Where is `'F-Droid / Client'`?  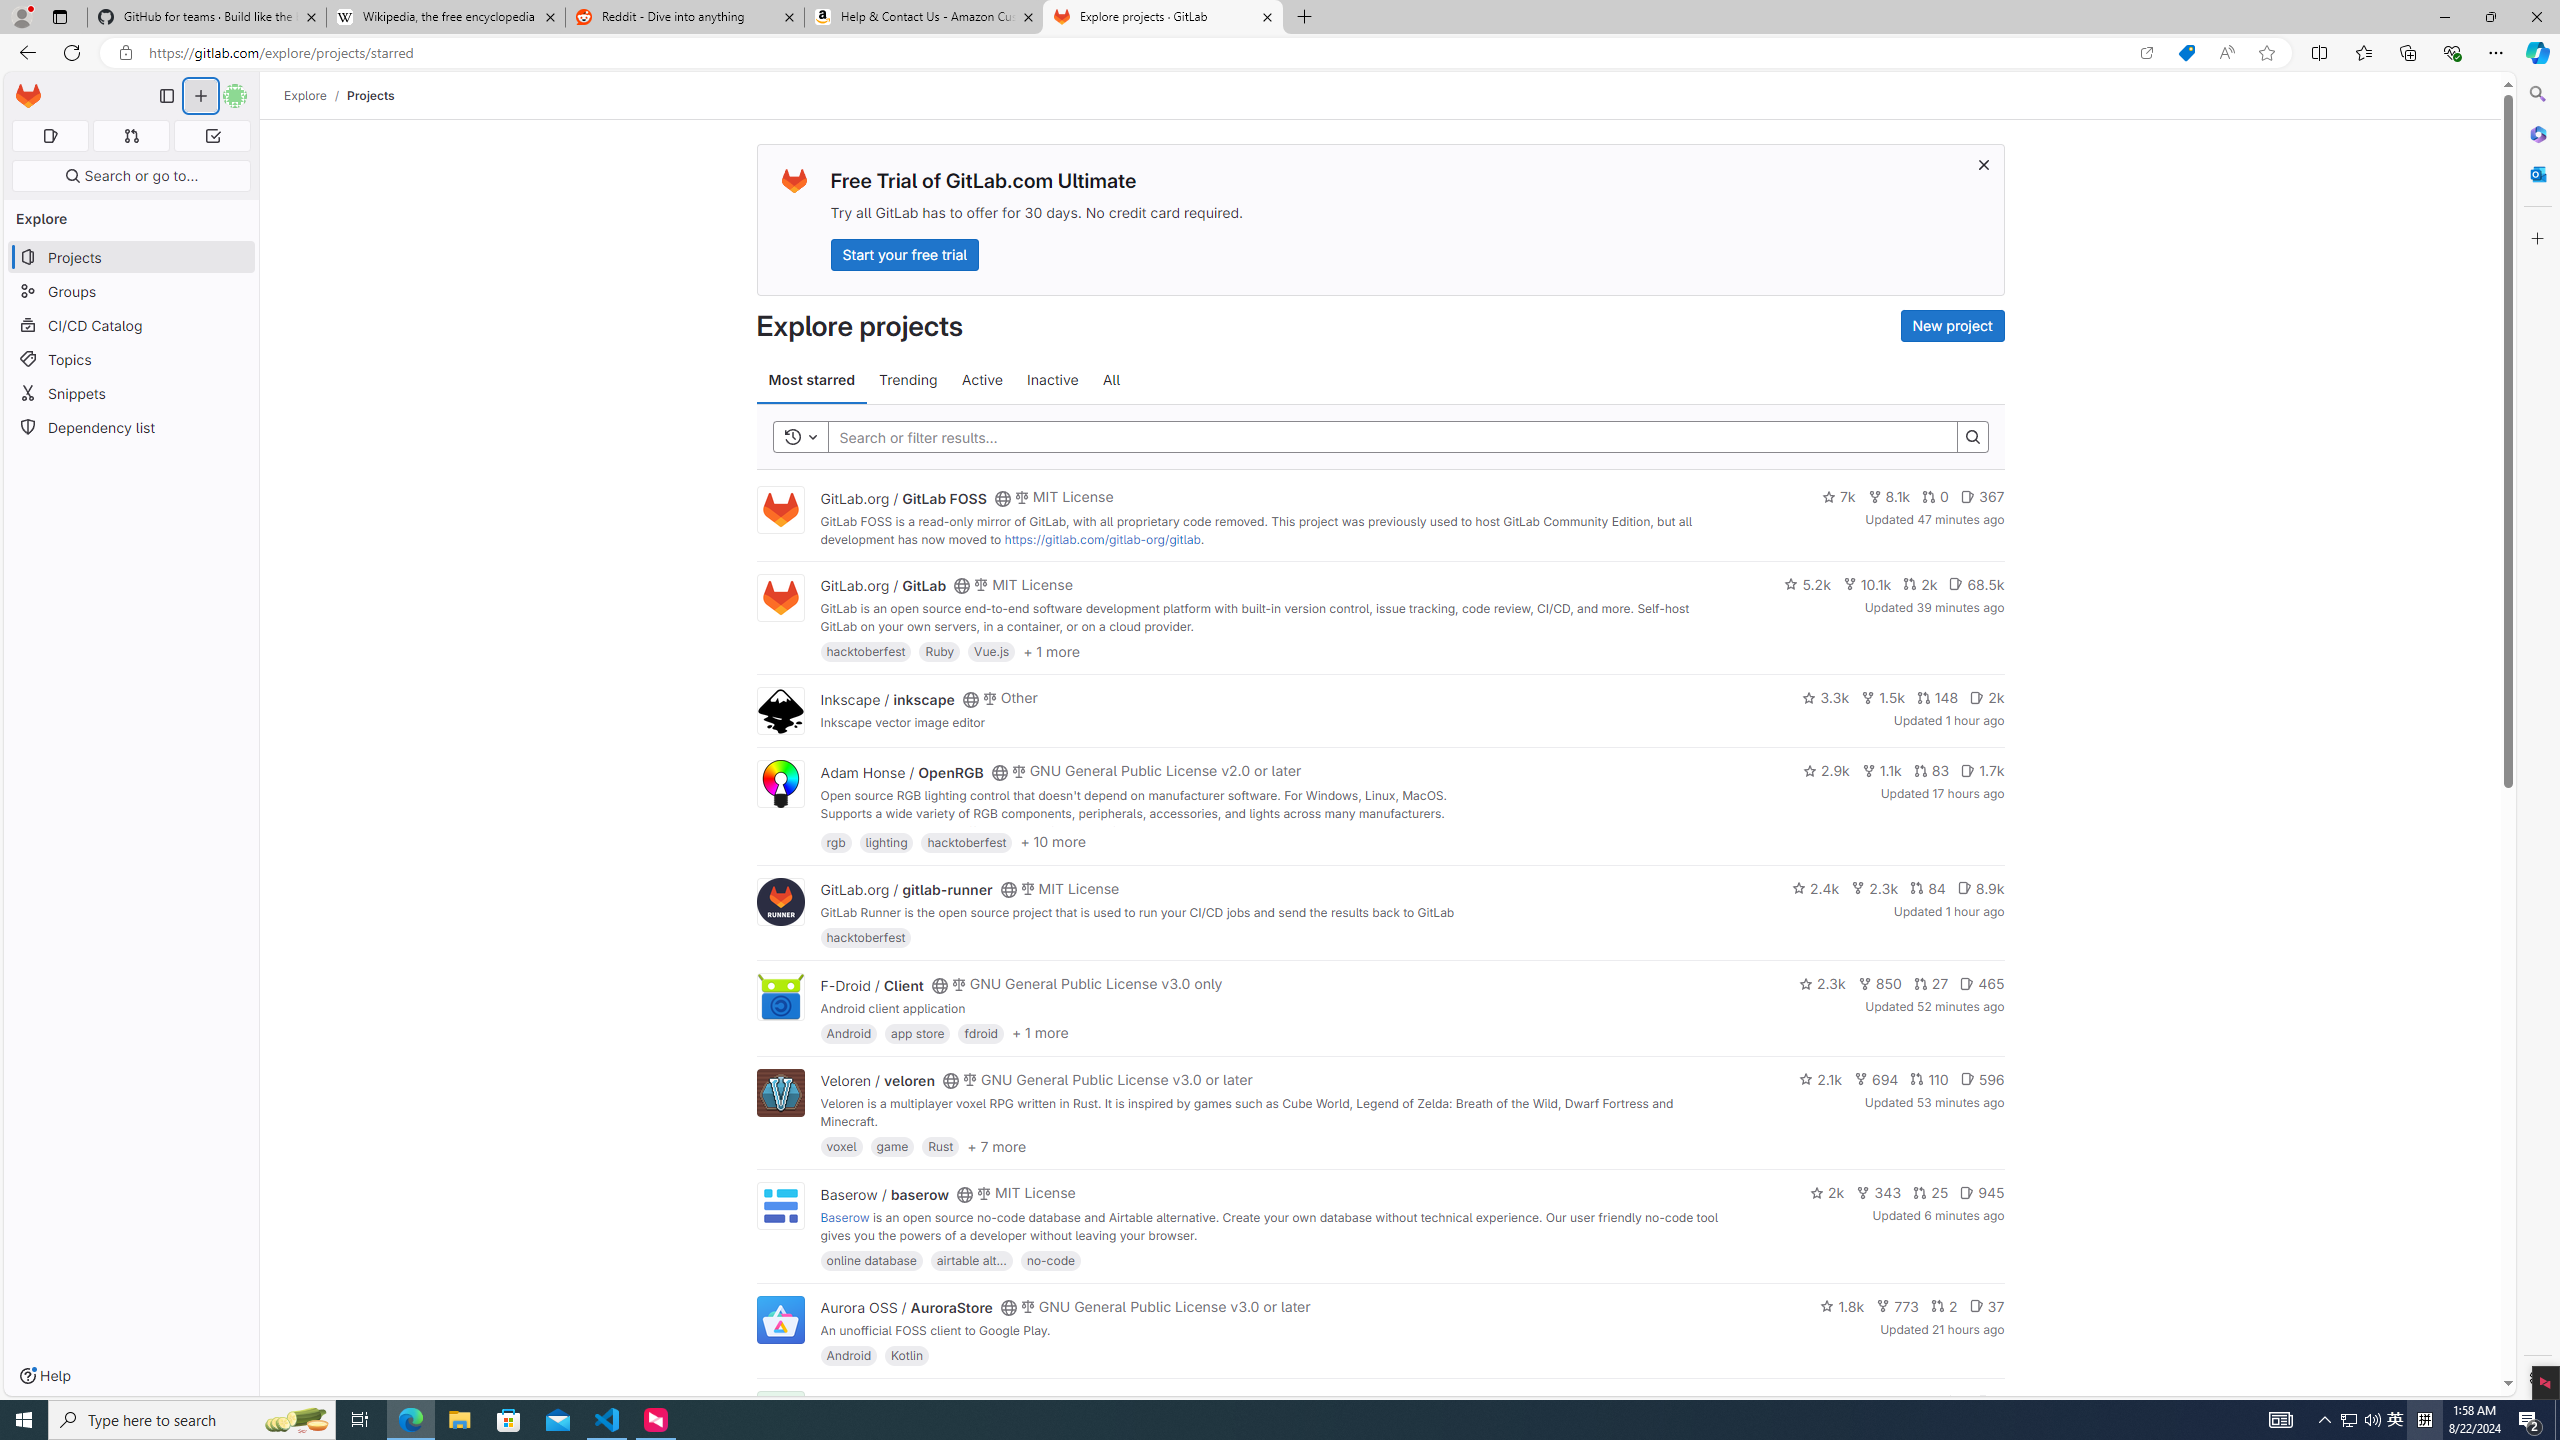
'F-Droid / Client' is located at coordinates (871, 984).